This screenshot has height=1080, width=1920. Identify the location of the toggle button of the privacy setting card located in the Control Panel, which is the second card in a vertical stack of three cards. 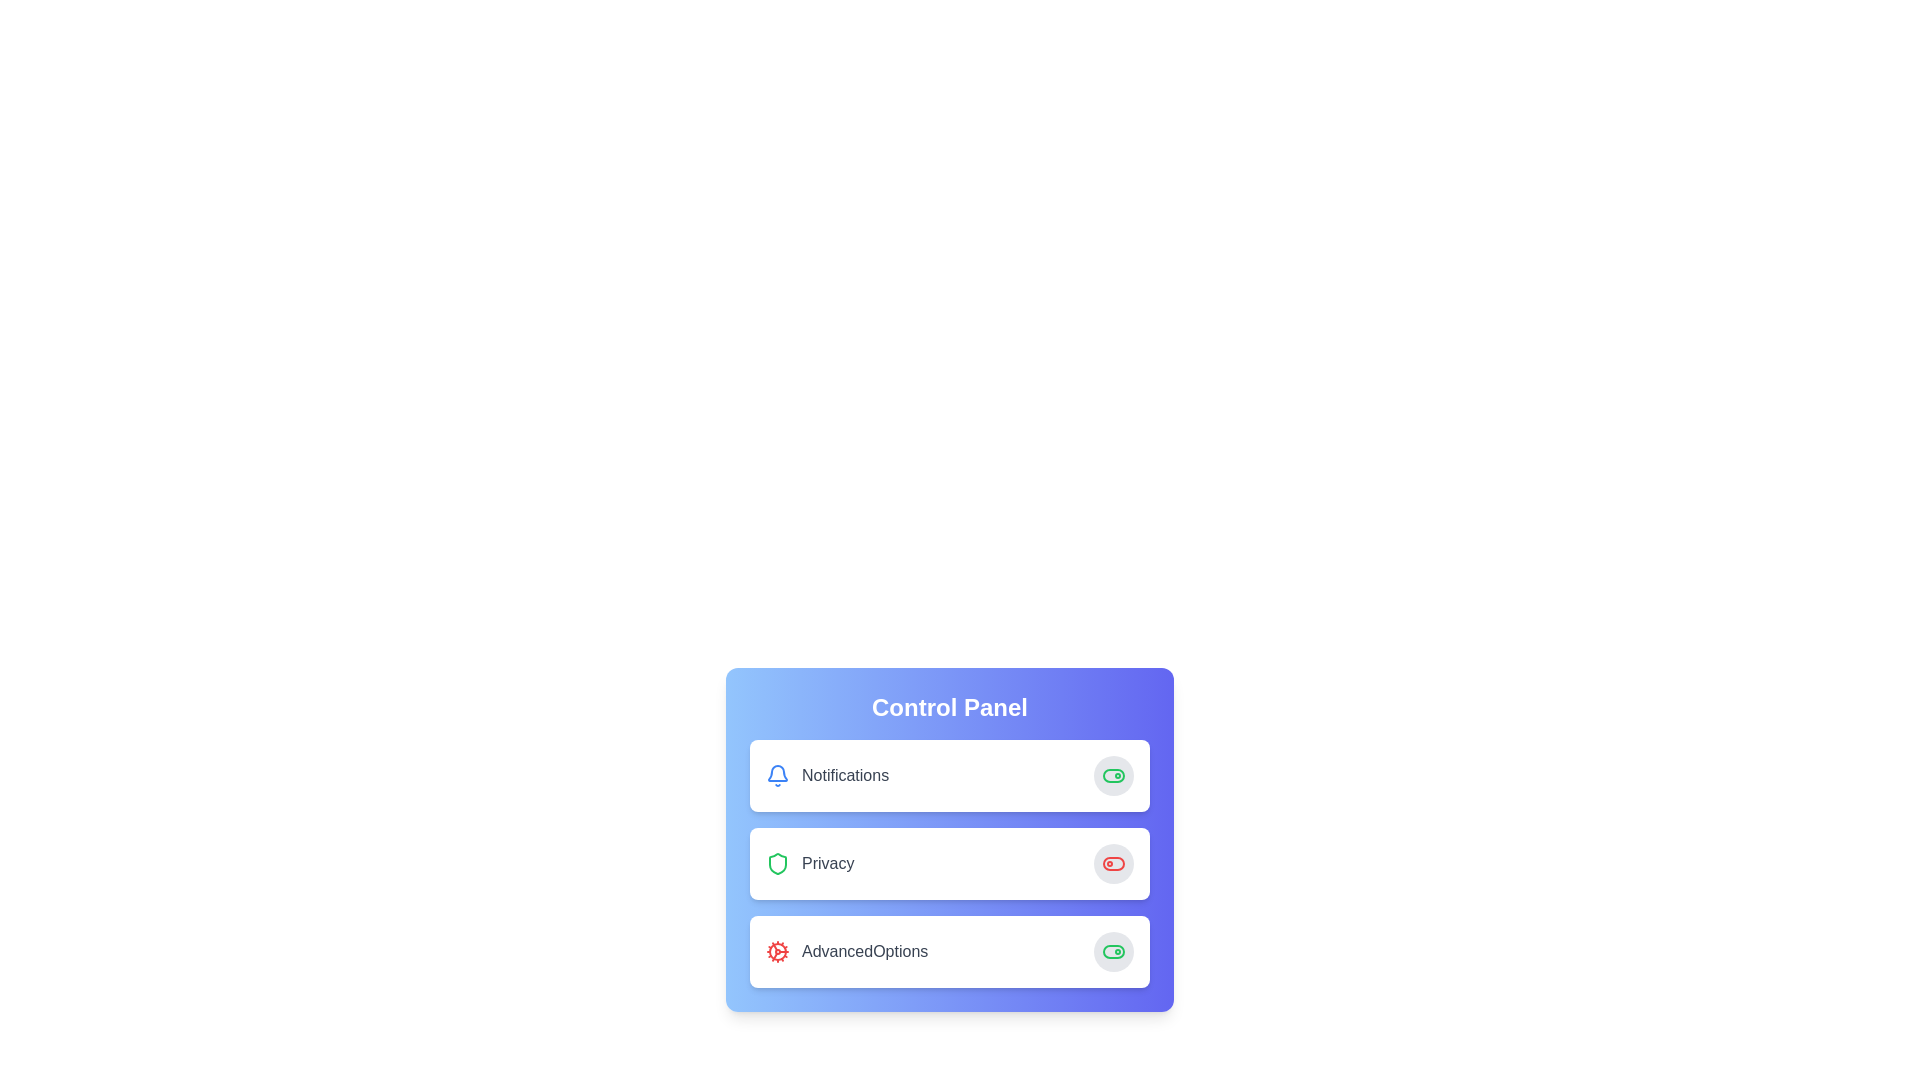
(949, 863).